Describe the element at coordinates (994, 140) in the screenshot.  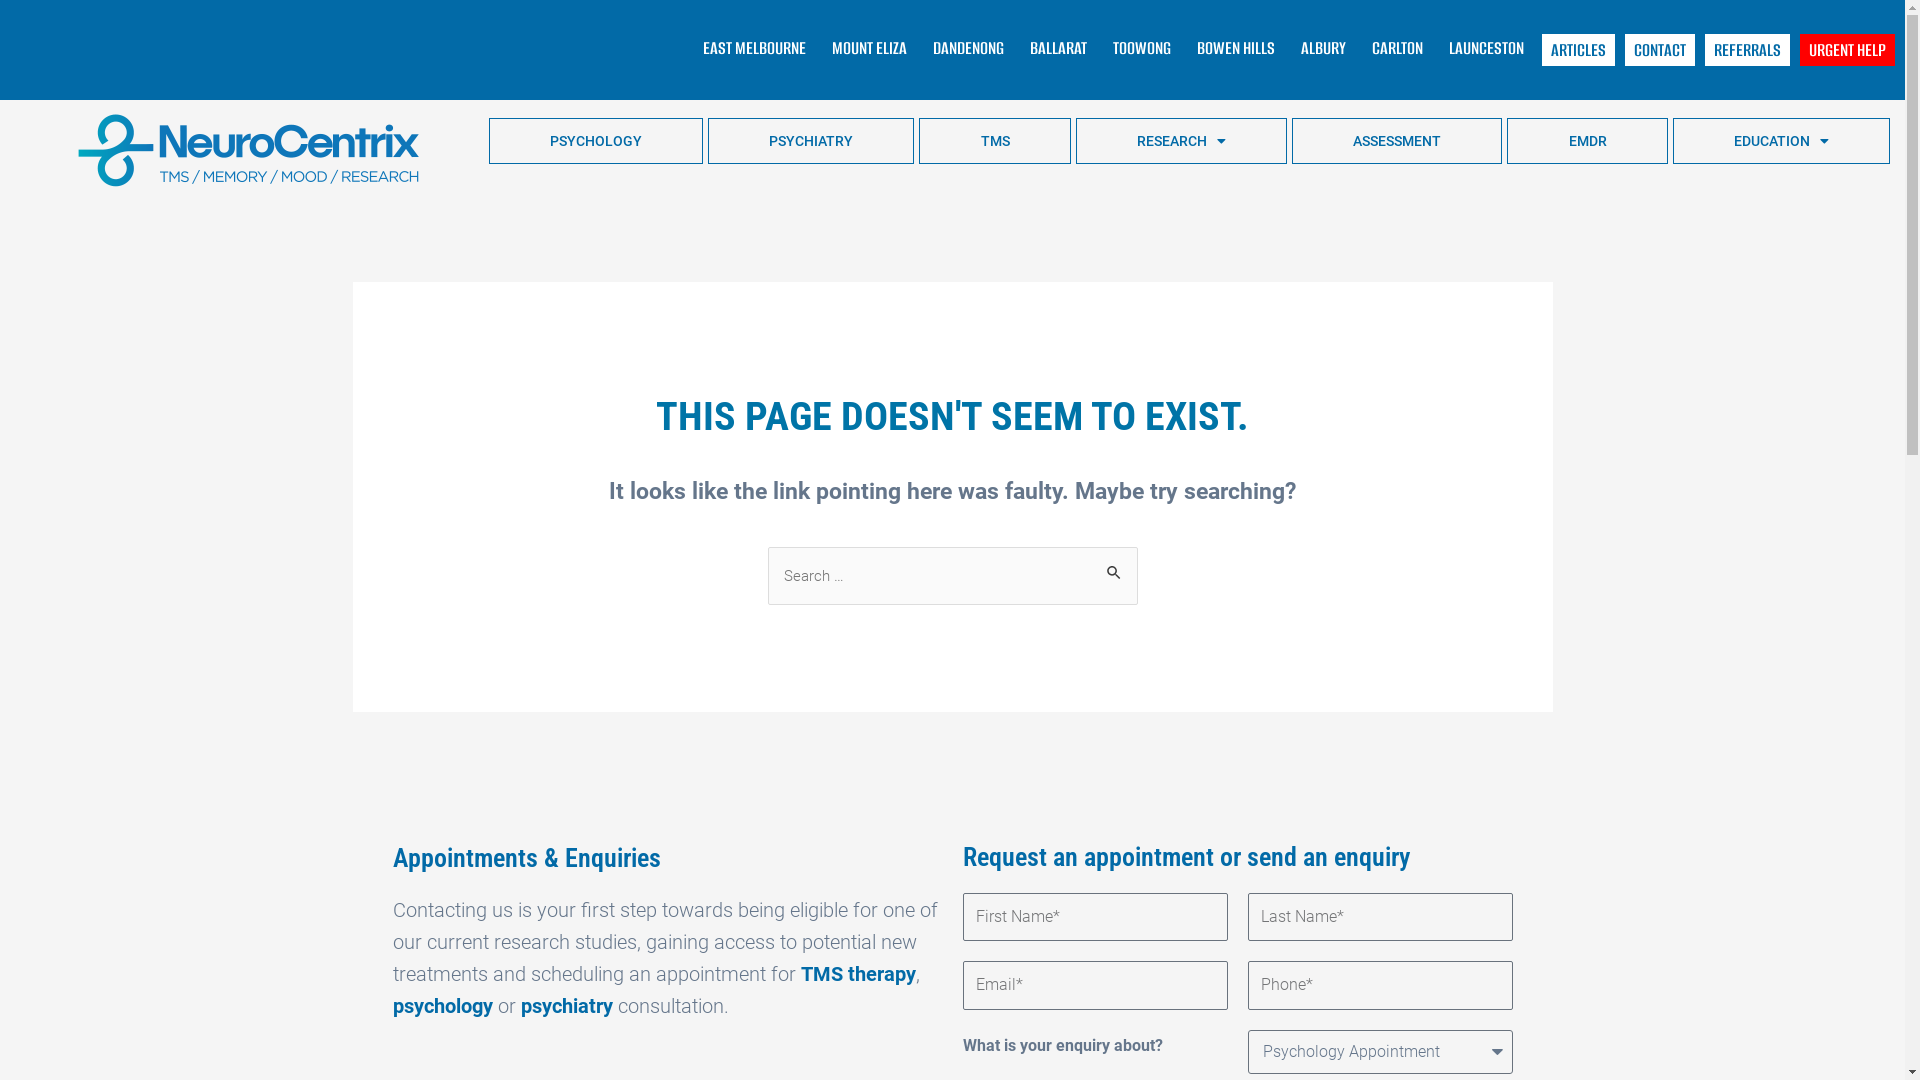
I see `'TMS'` at that location.